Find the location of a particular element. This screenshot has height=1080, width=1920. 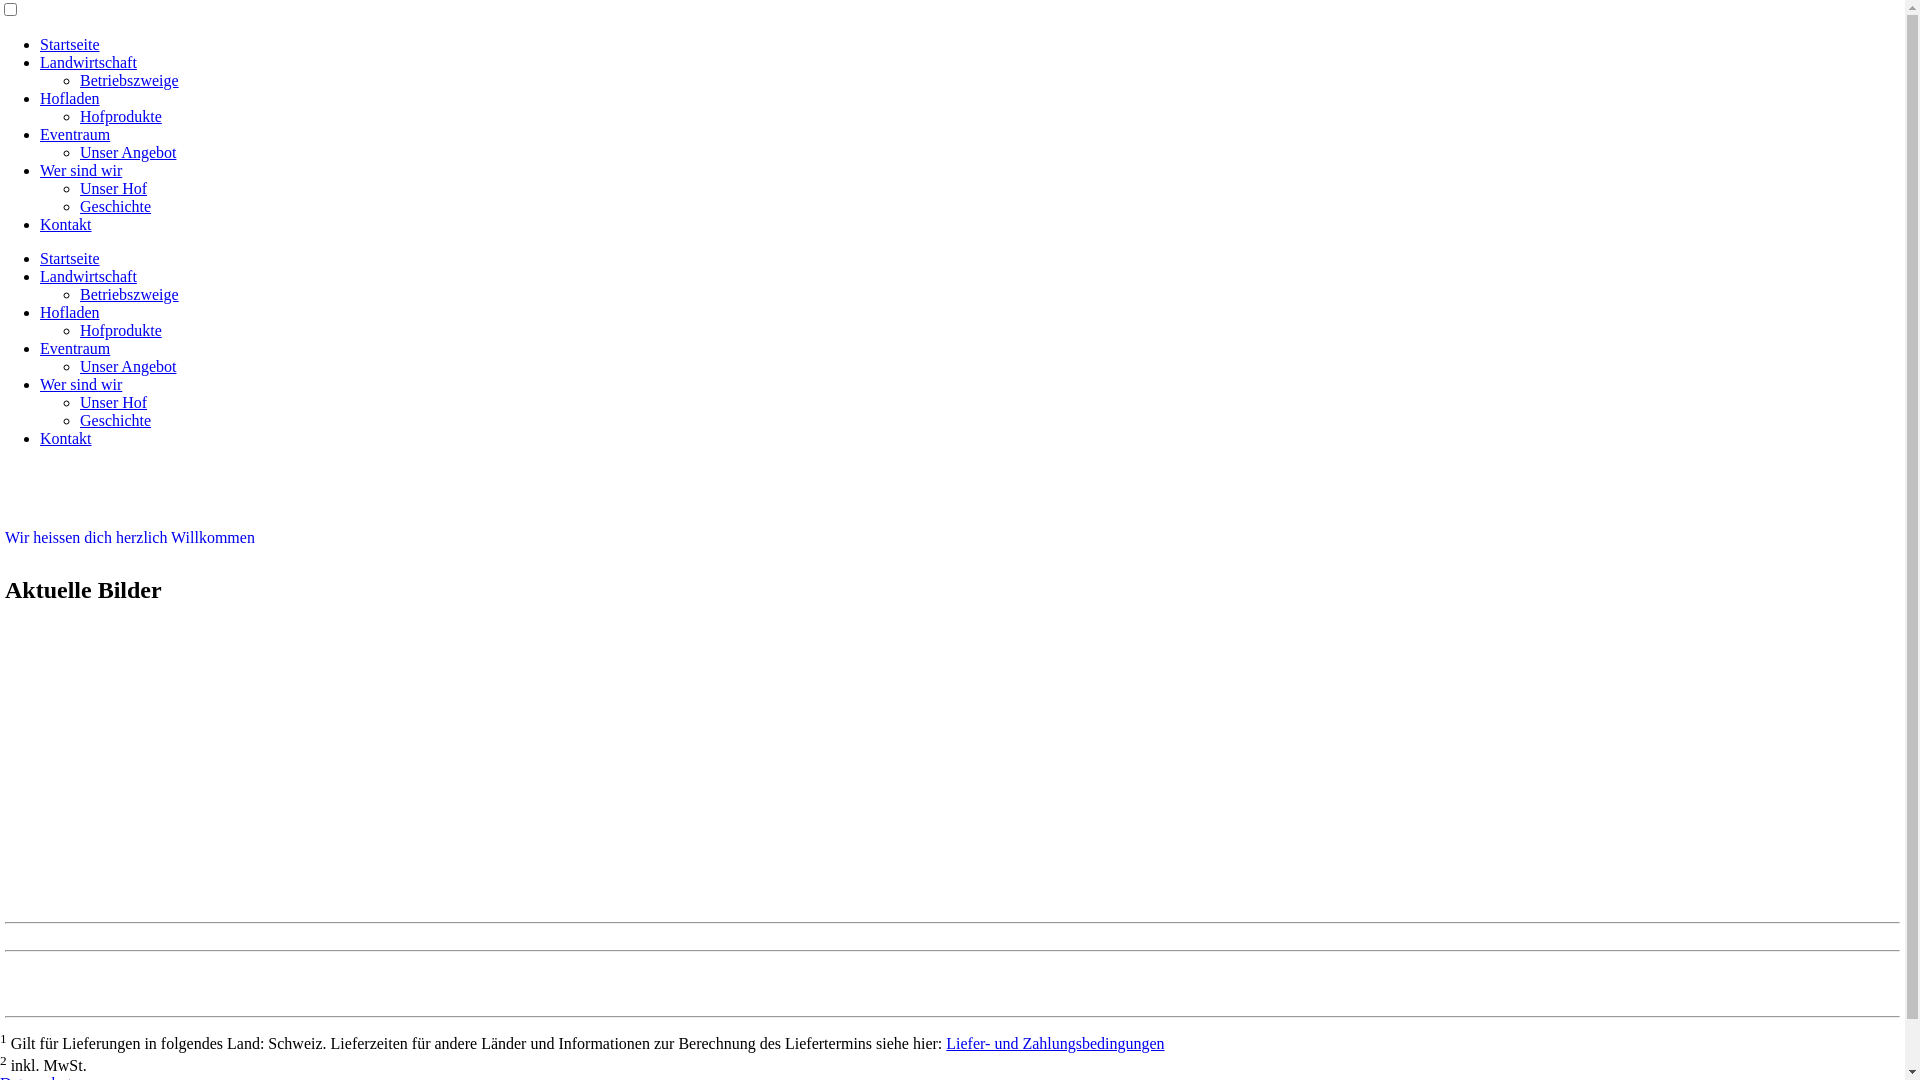

'Eventraum' is located at coordinates (75, 134).